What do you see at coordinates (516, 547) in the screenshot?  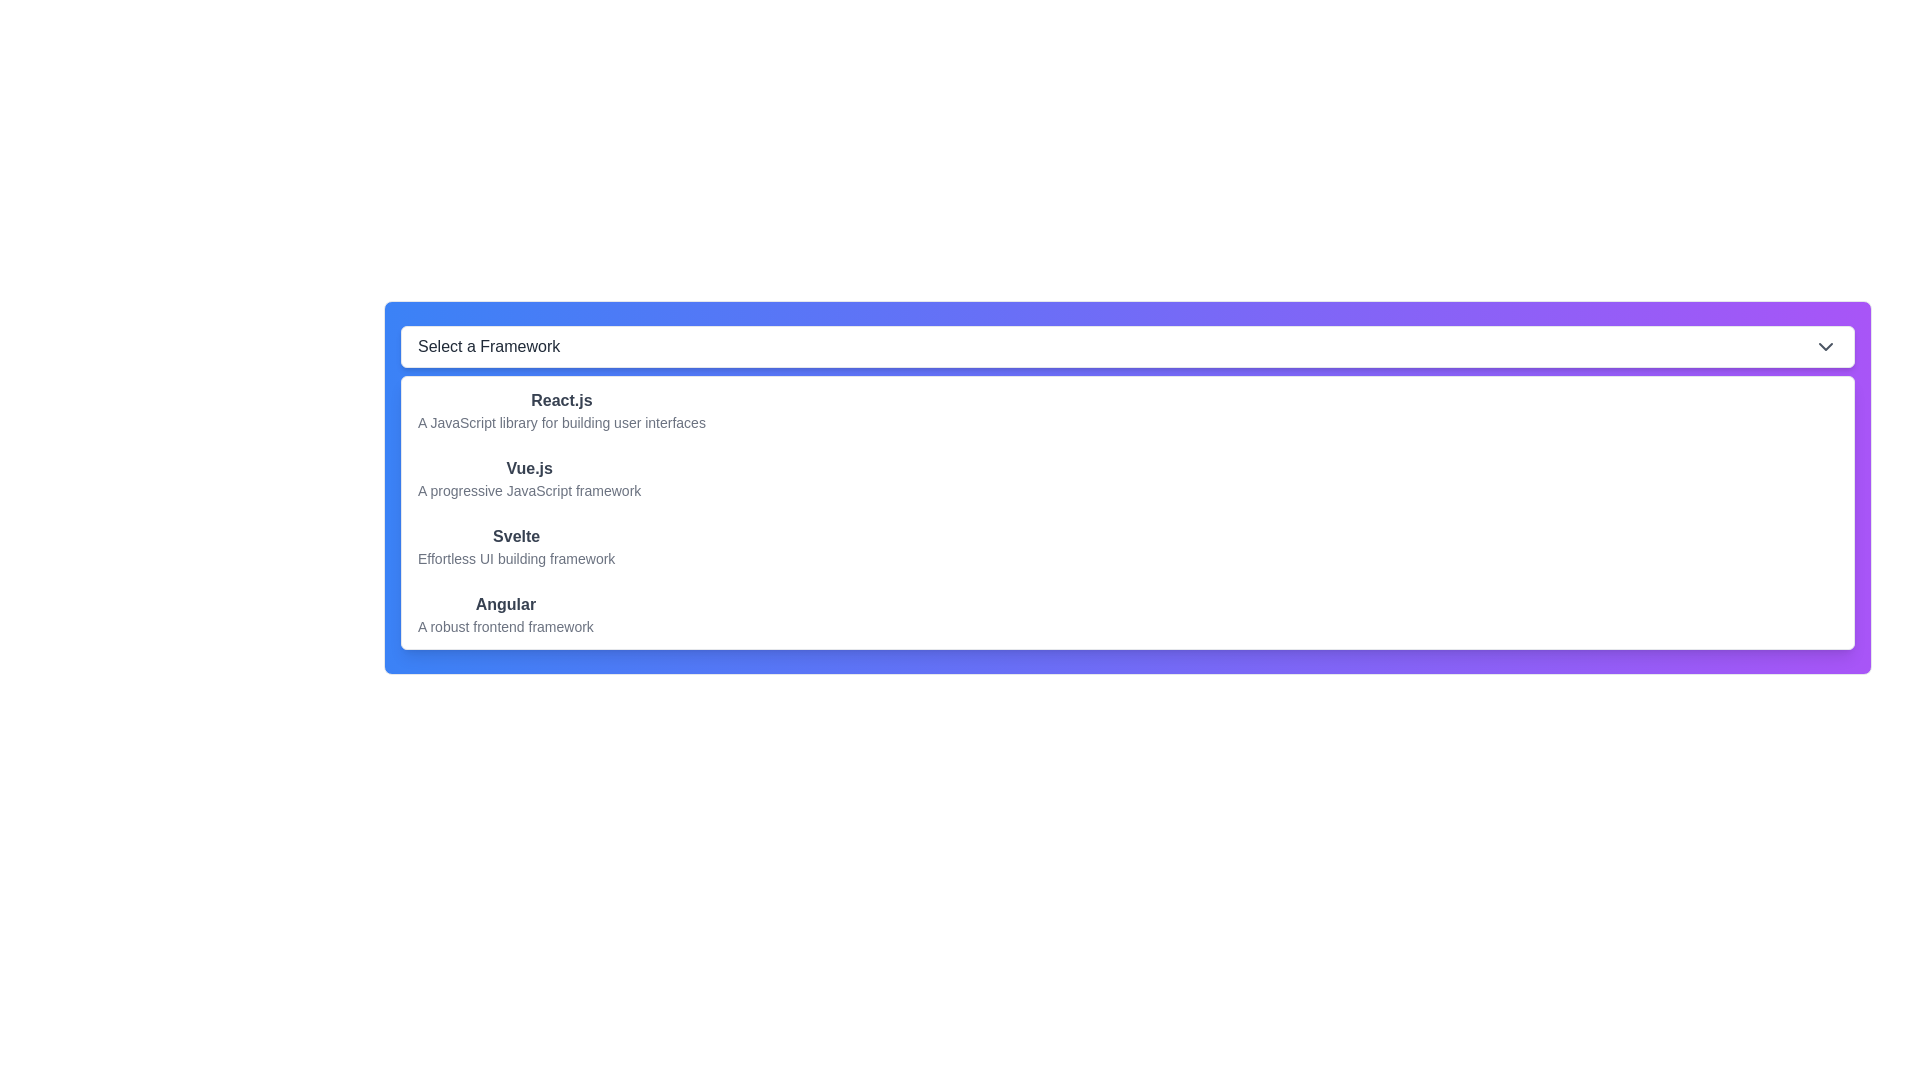 I see `the list item displaying the option 'Svelte' in the dropdown menu` at bounding box center [516, 547].